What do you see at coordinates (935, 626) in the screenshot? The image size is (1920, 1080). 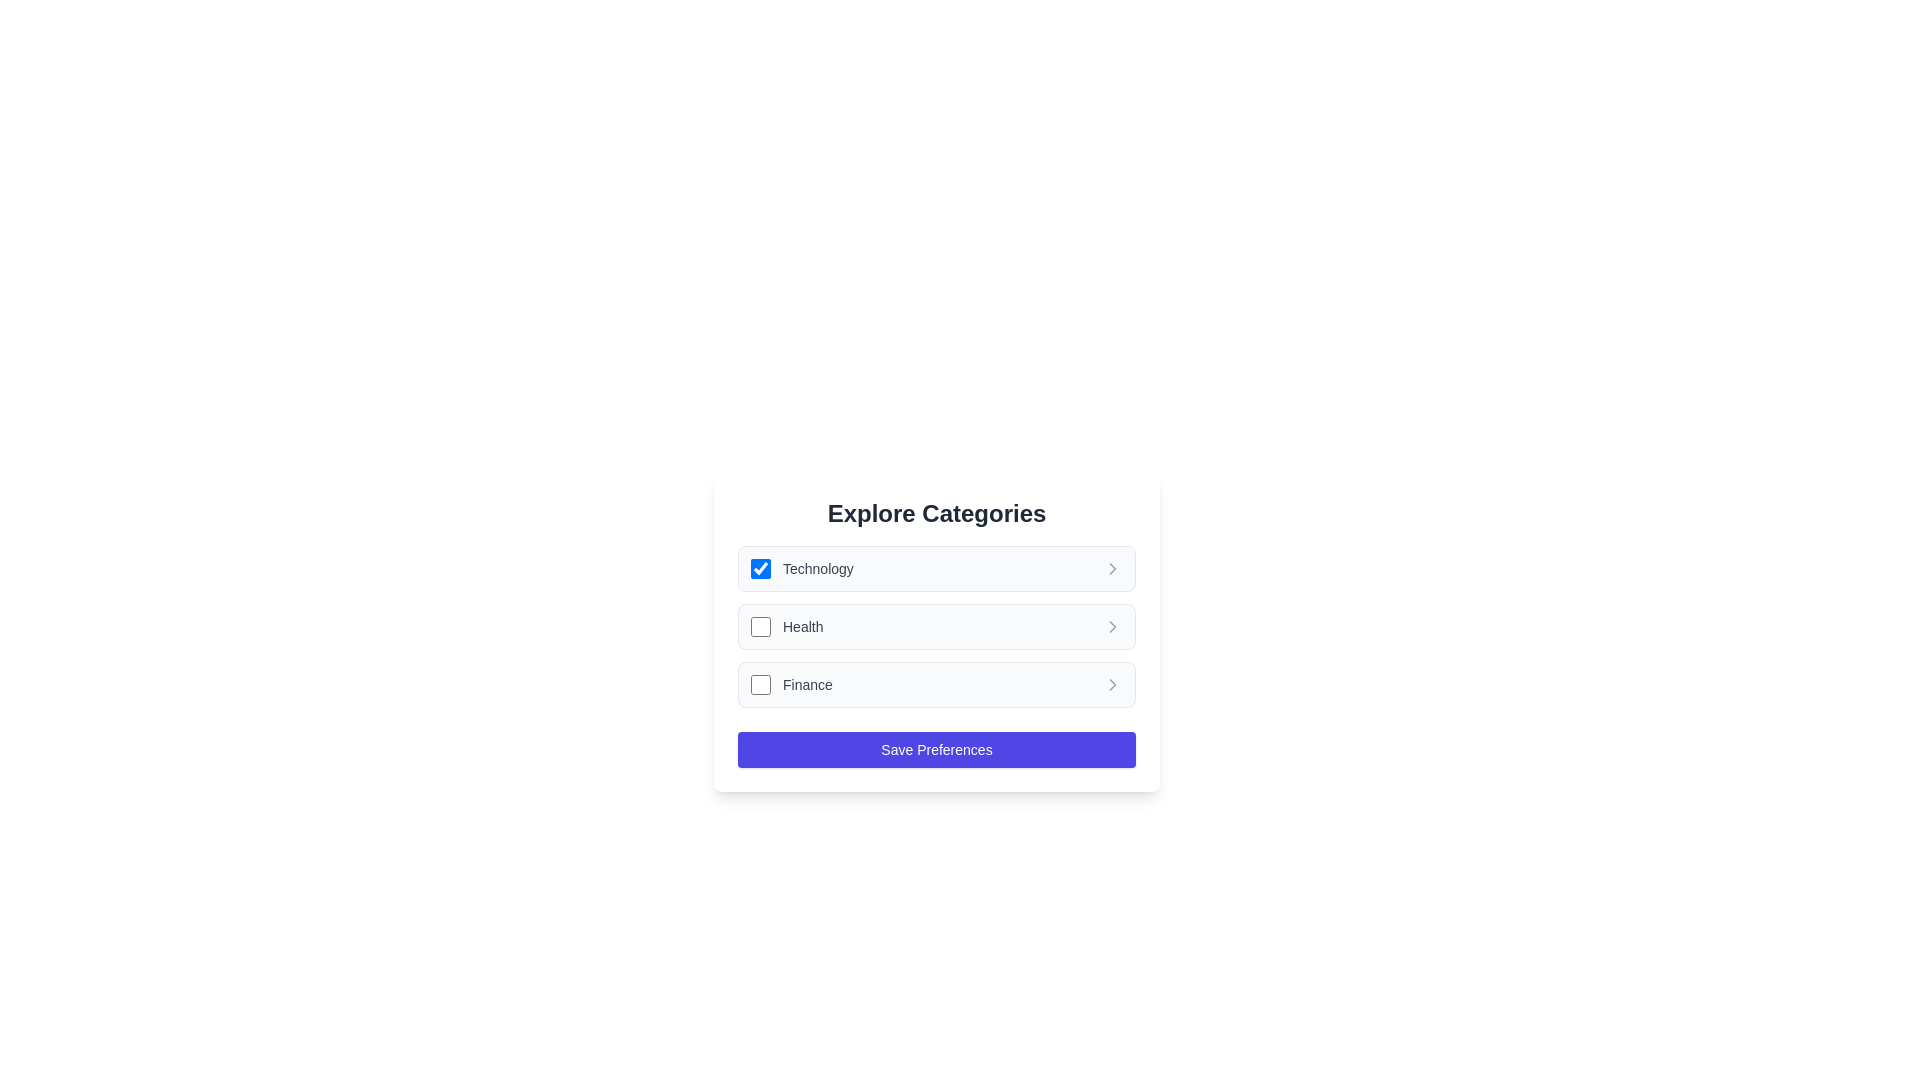 I see `the list item Health to observe its hover effect` at bounding box center [935, 626].